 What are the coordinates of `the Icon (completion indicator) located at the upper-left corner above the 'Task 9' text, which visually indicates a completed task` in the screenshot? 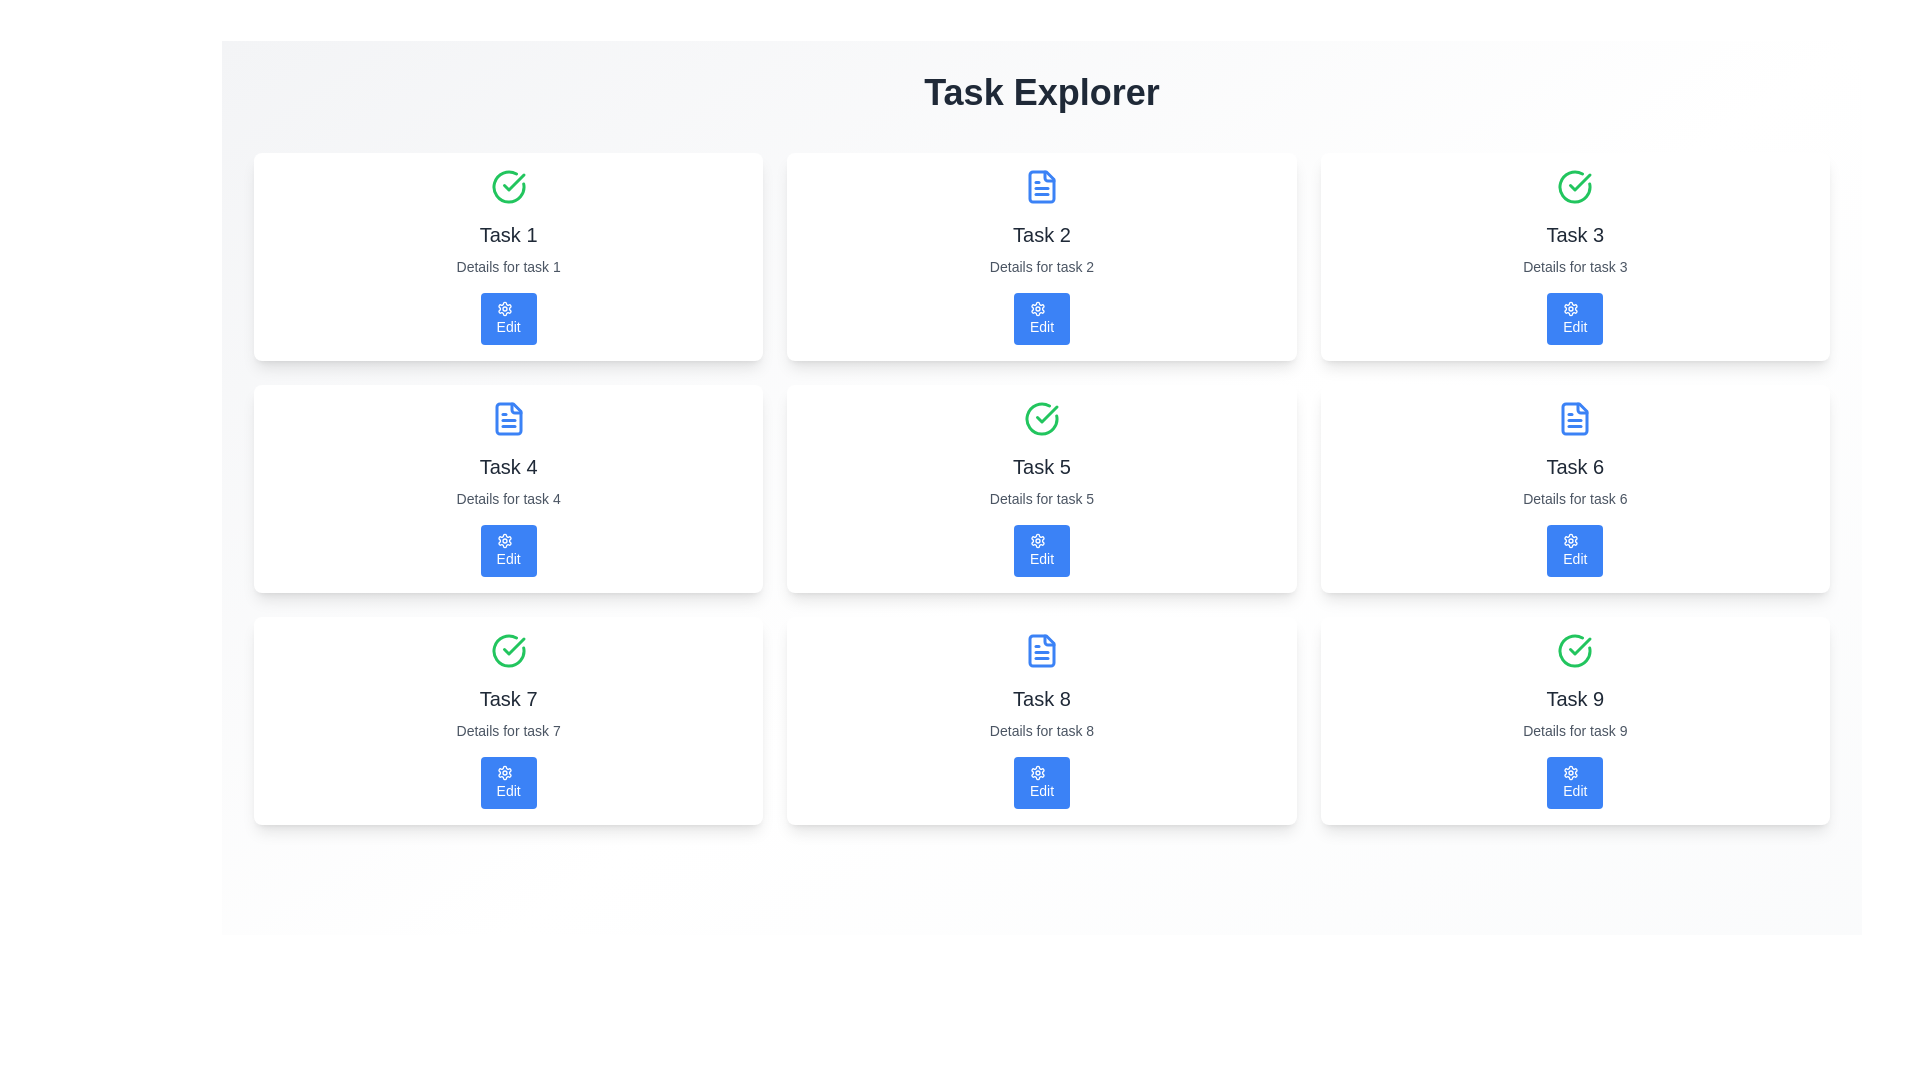 It's located at (1574, 651).